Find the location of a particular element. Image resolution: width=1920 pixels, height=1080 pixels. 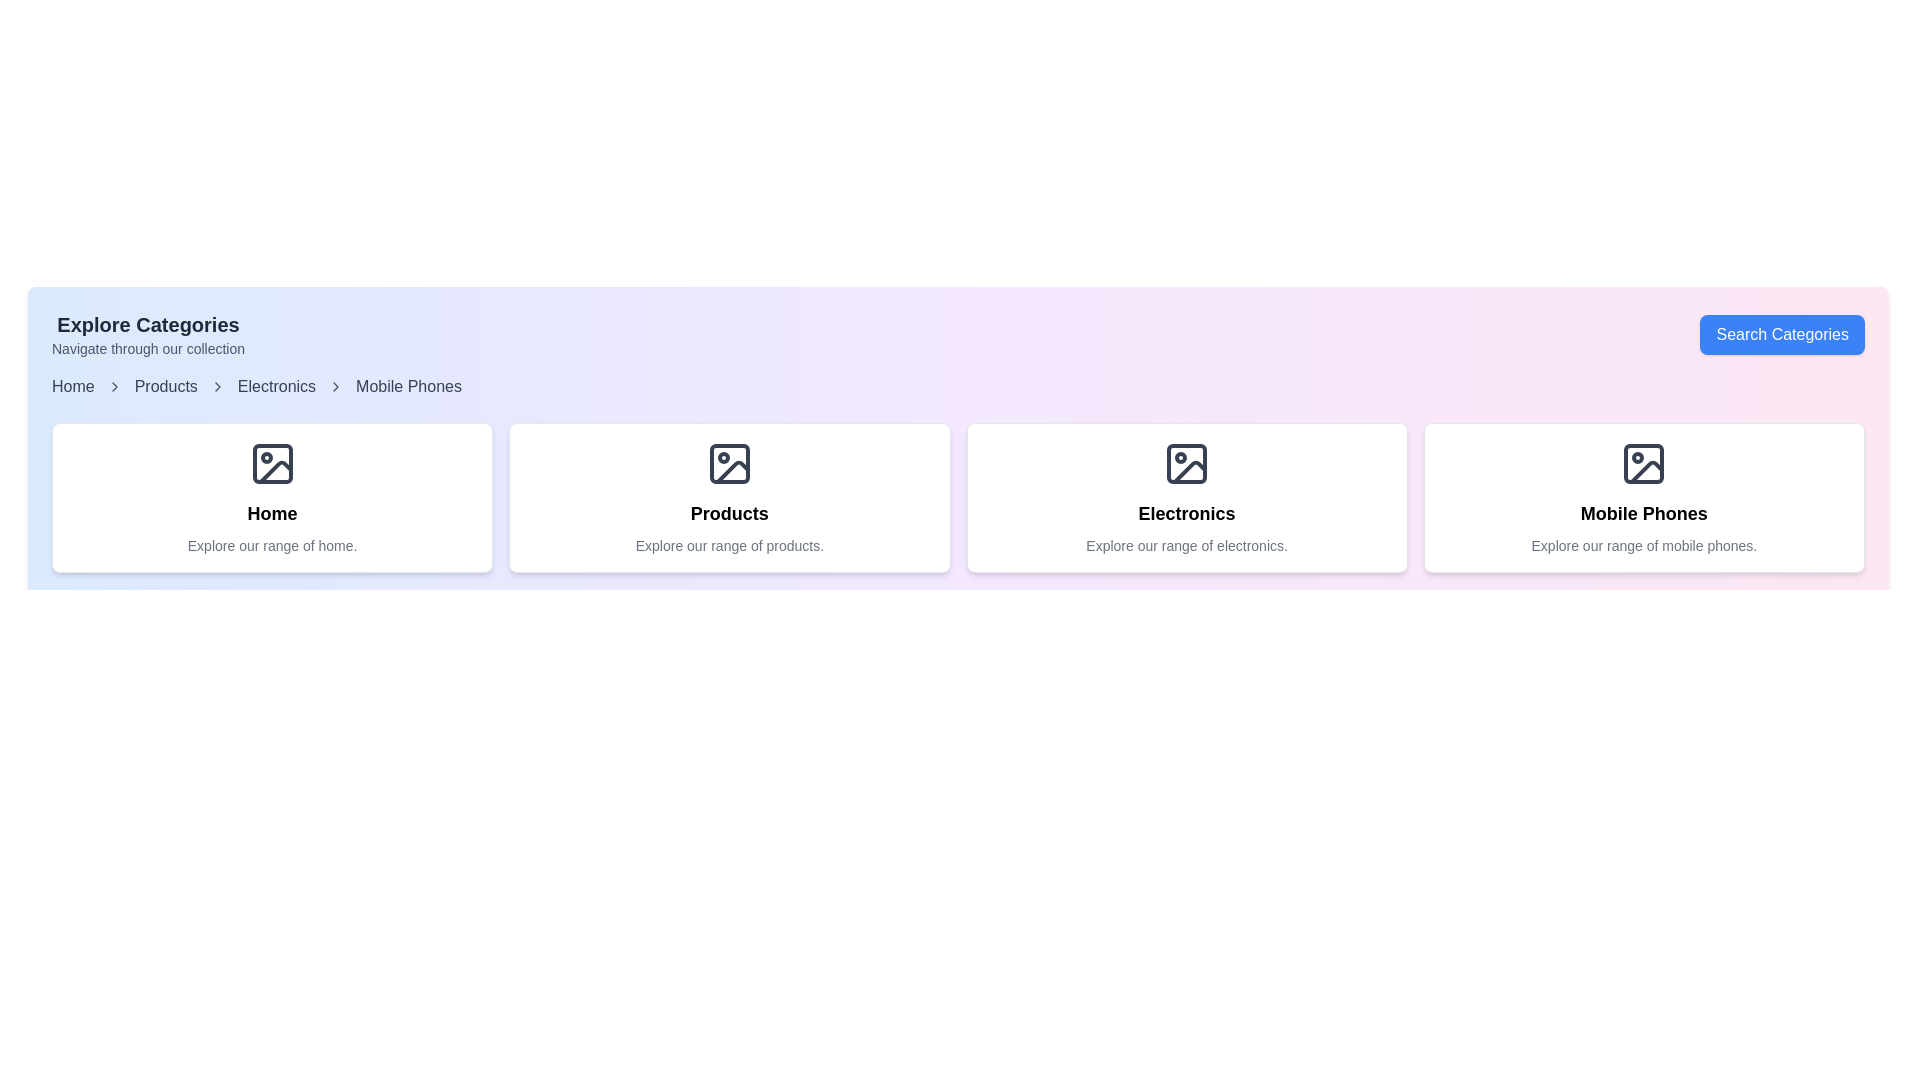

centered text element that says 'Explore our range of products.' located below the title 'Products.' is located at coordinates (728, 546).